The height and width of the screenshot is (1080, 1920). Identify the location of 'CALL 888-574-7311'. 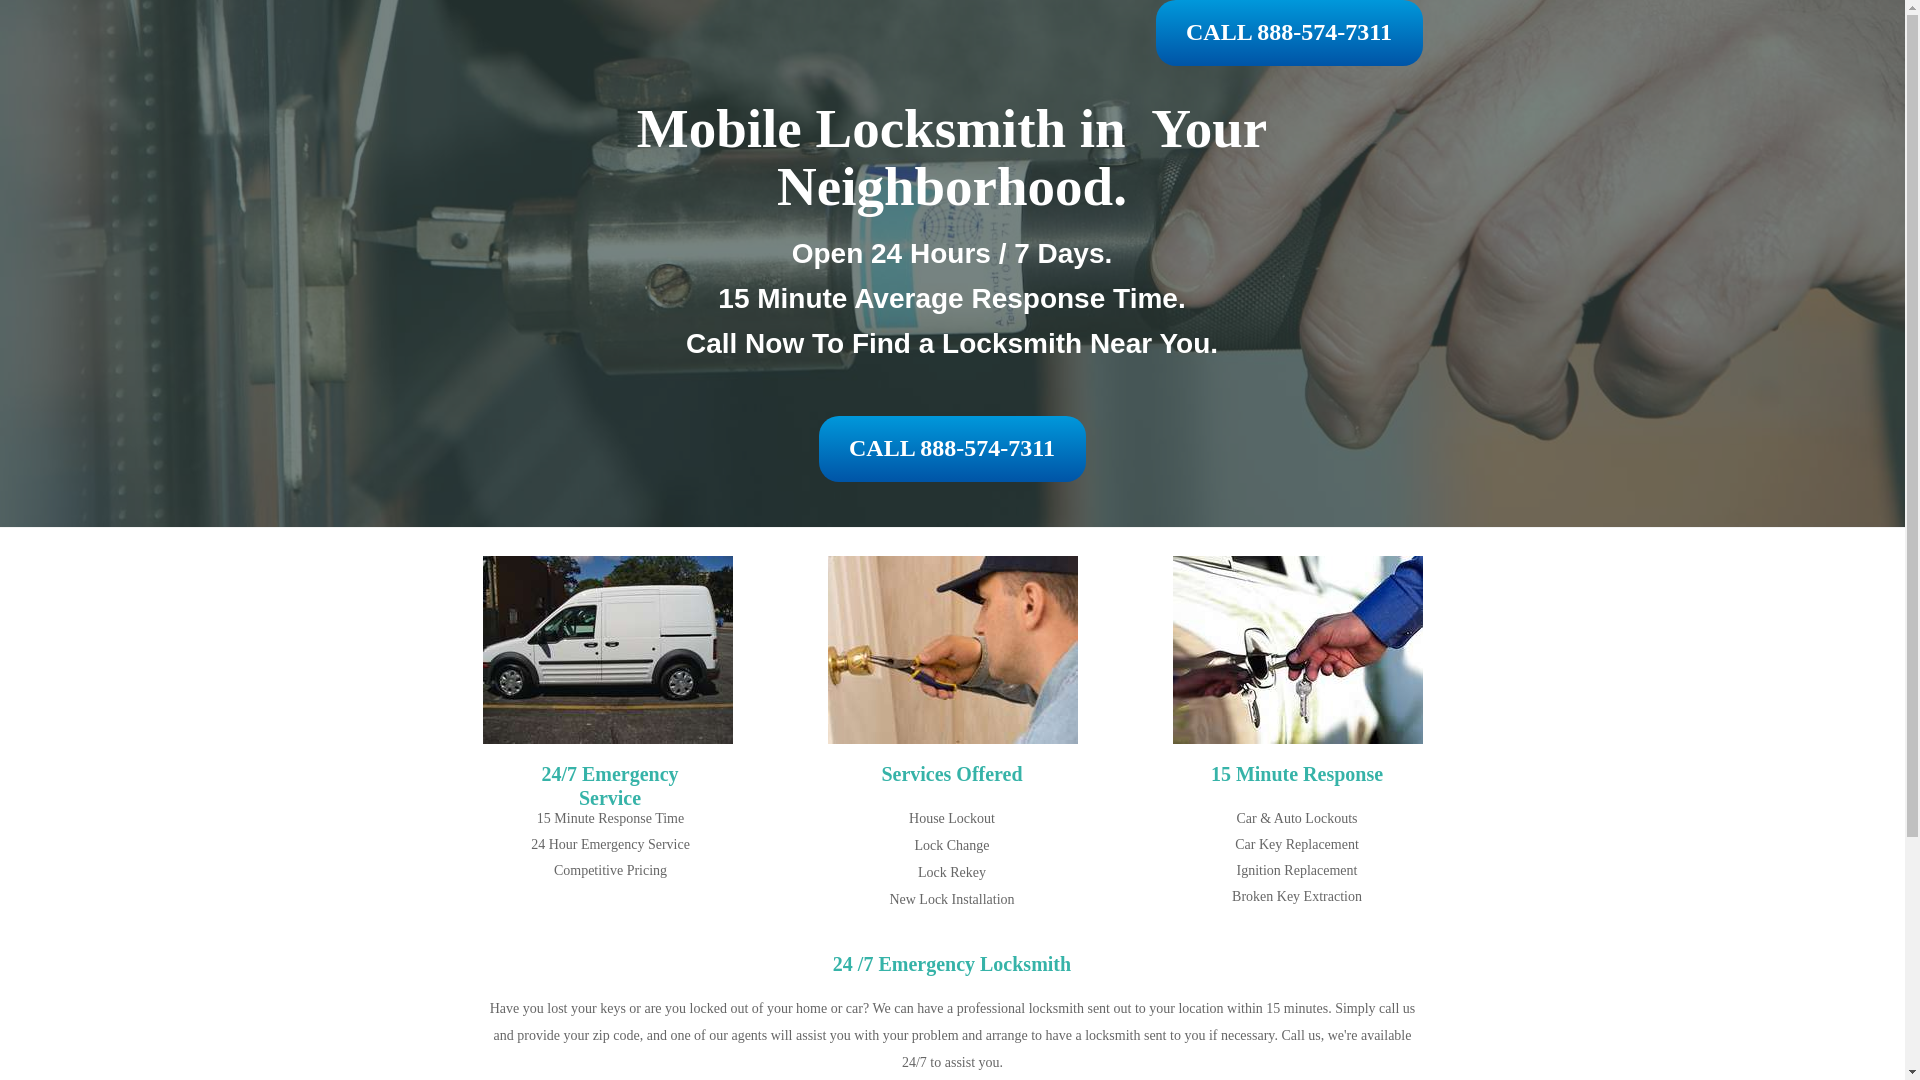
(1156, 33).